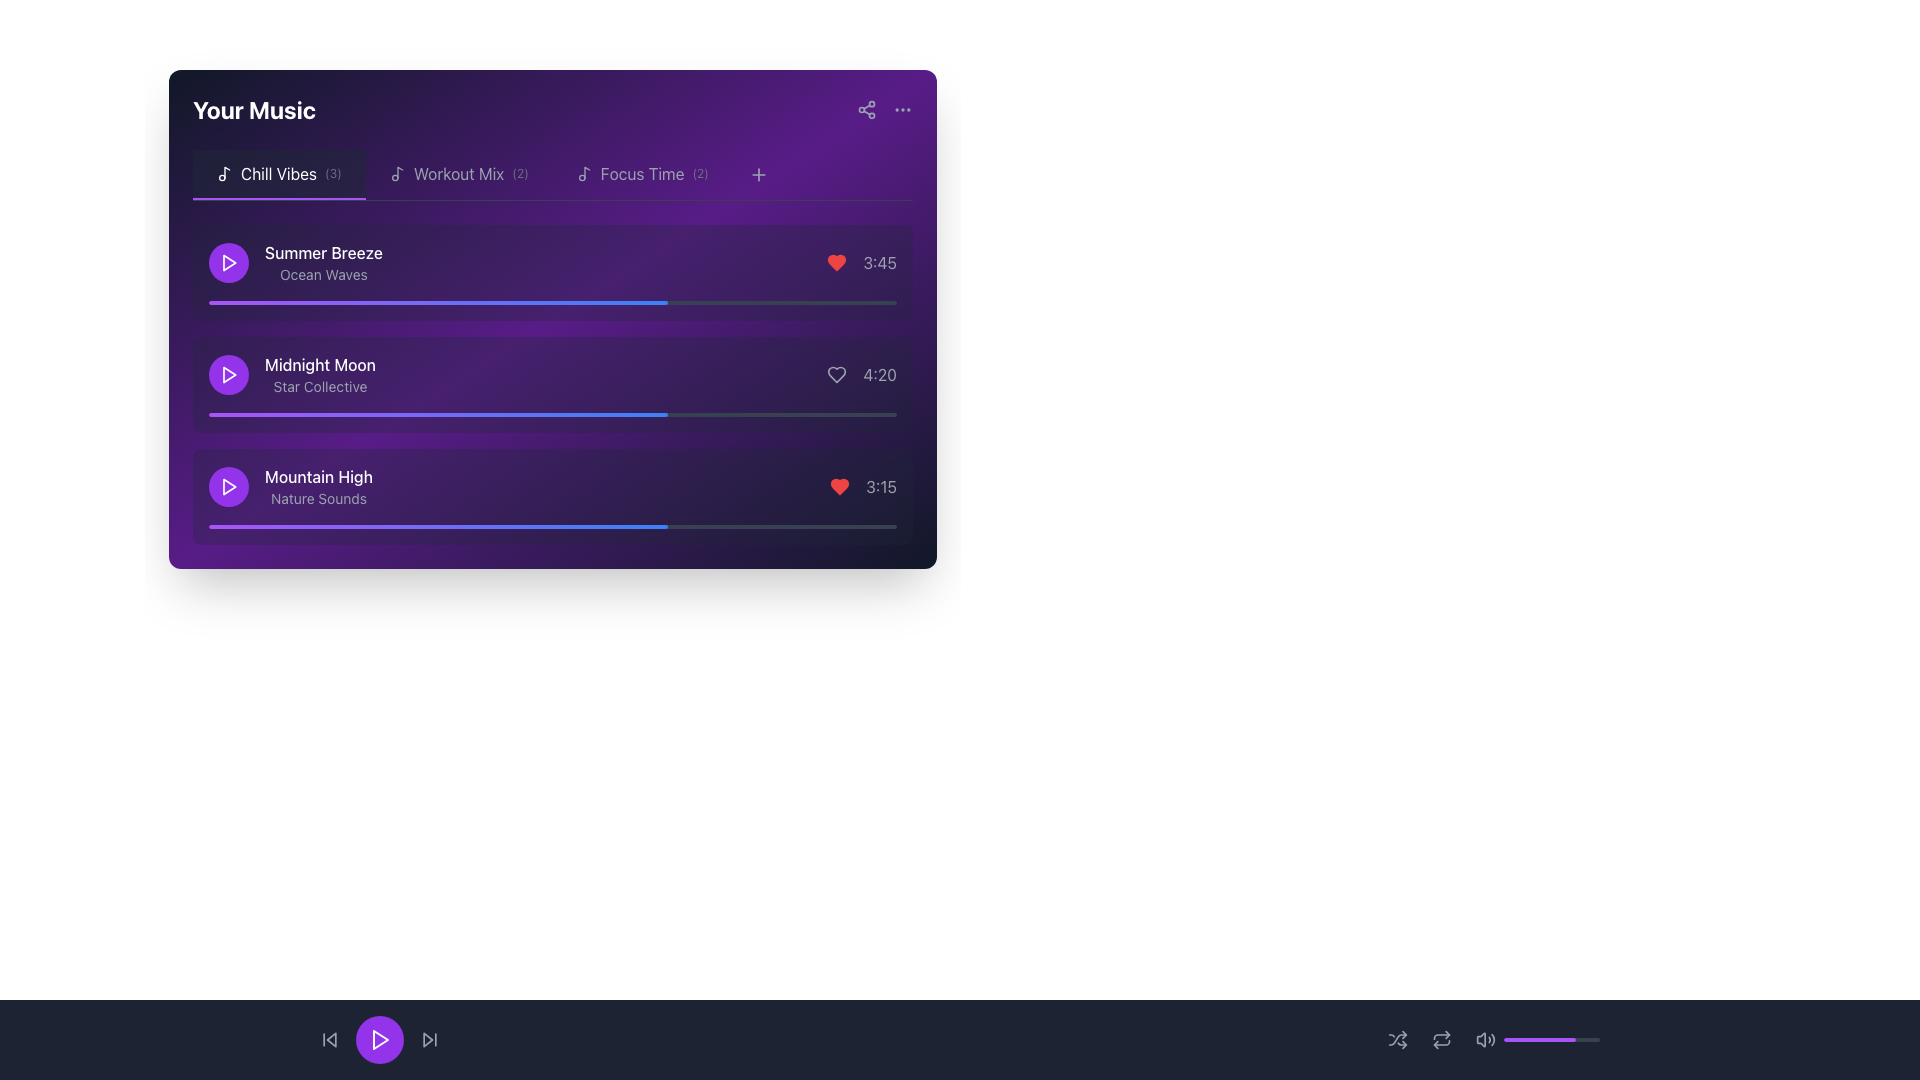 Image resolution: width=1920 pixels, height=1080 pixels. What do you see at coordinates (374, 303) in the screenshot?
I see `progress` at bounding box center [374, 303].